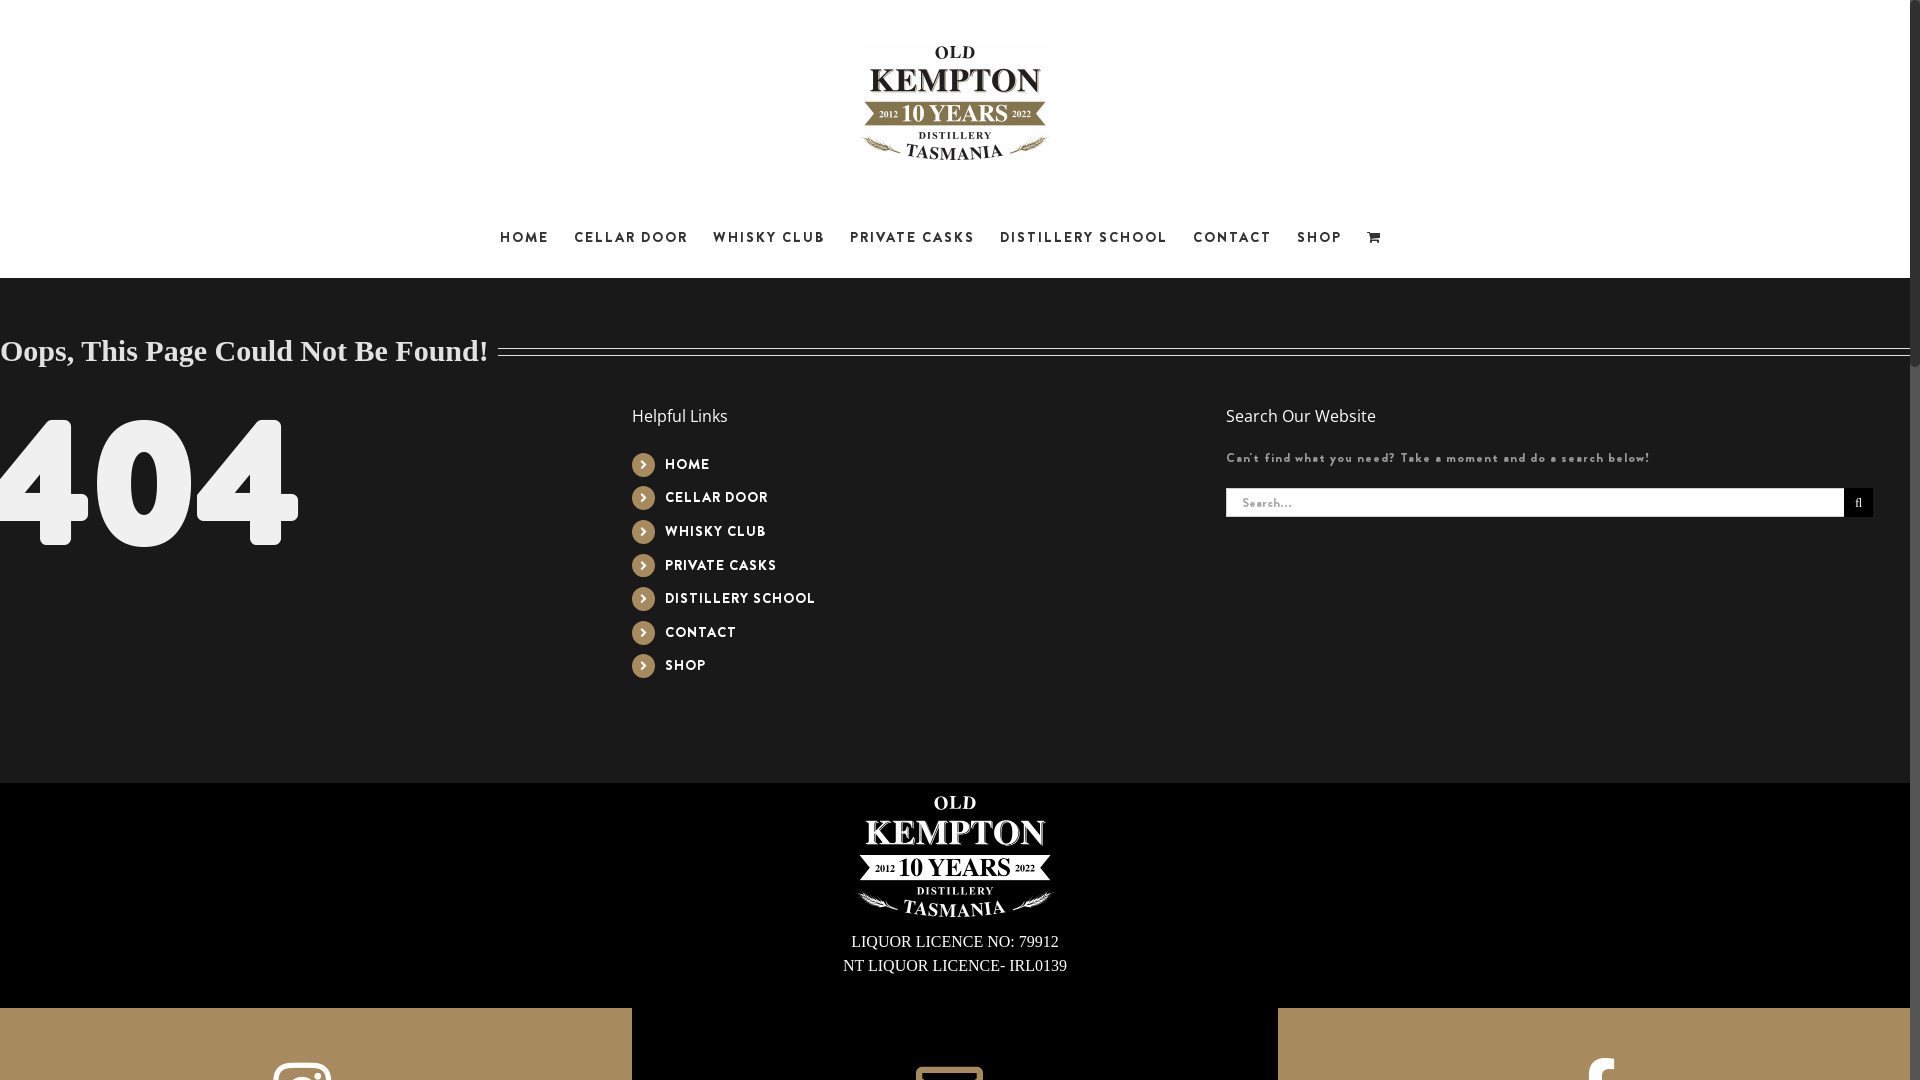 This screenshot has height=1080, width=1920. I want to click on 'WHISKY CLUB', so click(665, 530).